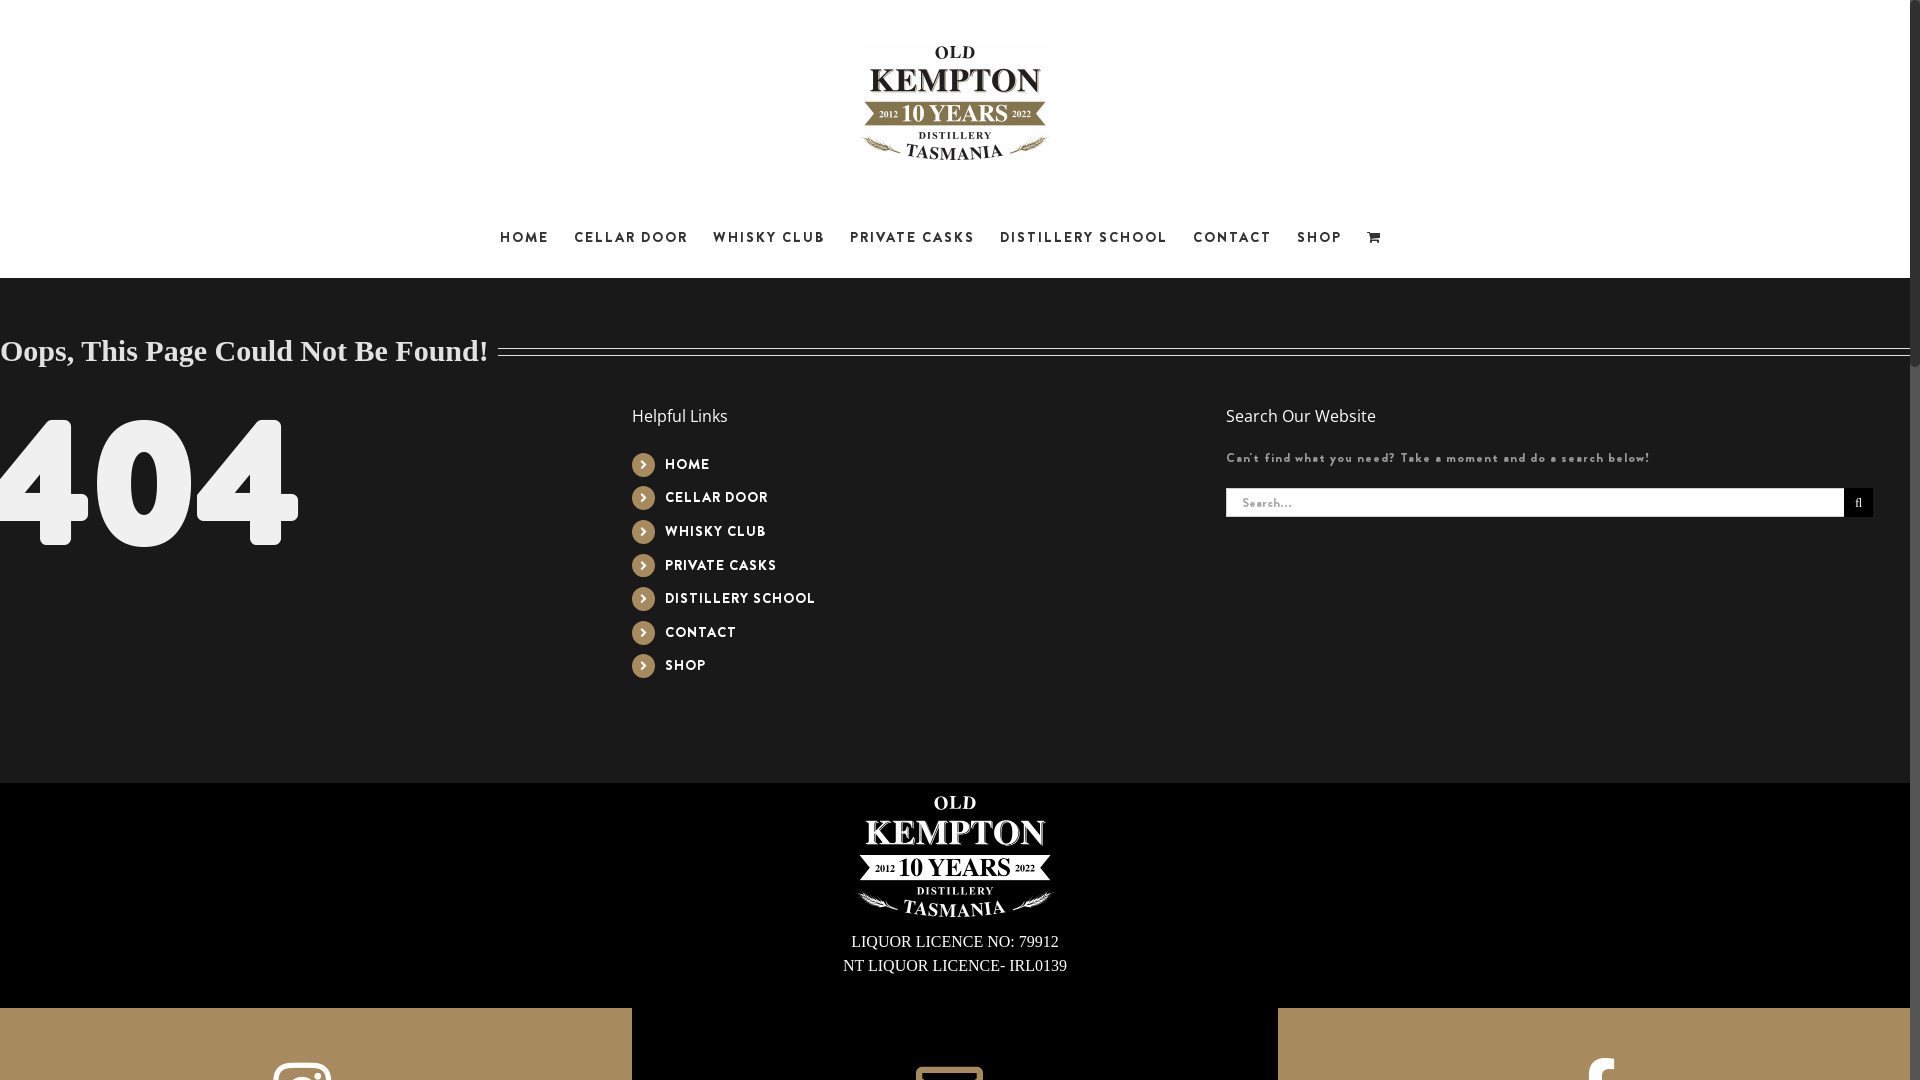 This screenshot has height=1080, width=1920. I want to click on 'WHISKY CLUB', so click(665, 530).